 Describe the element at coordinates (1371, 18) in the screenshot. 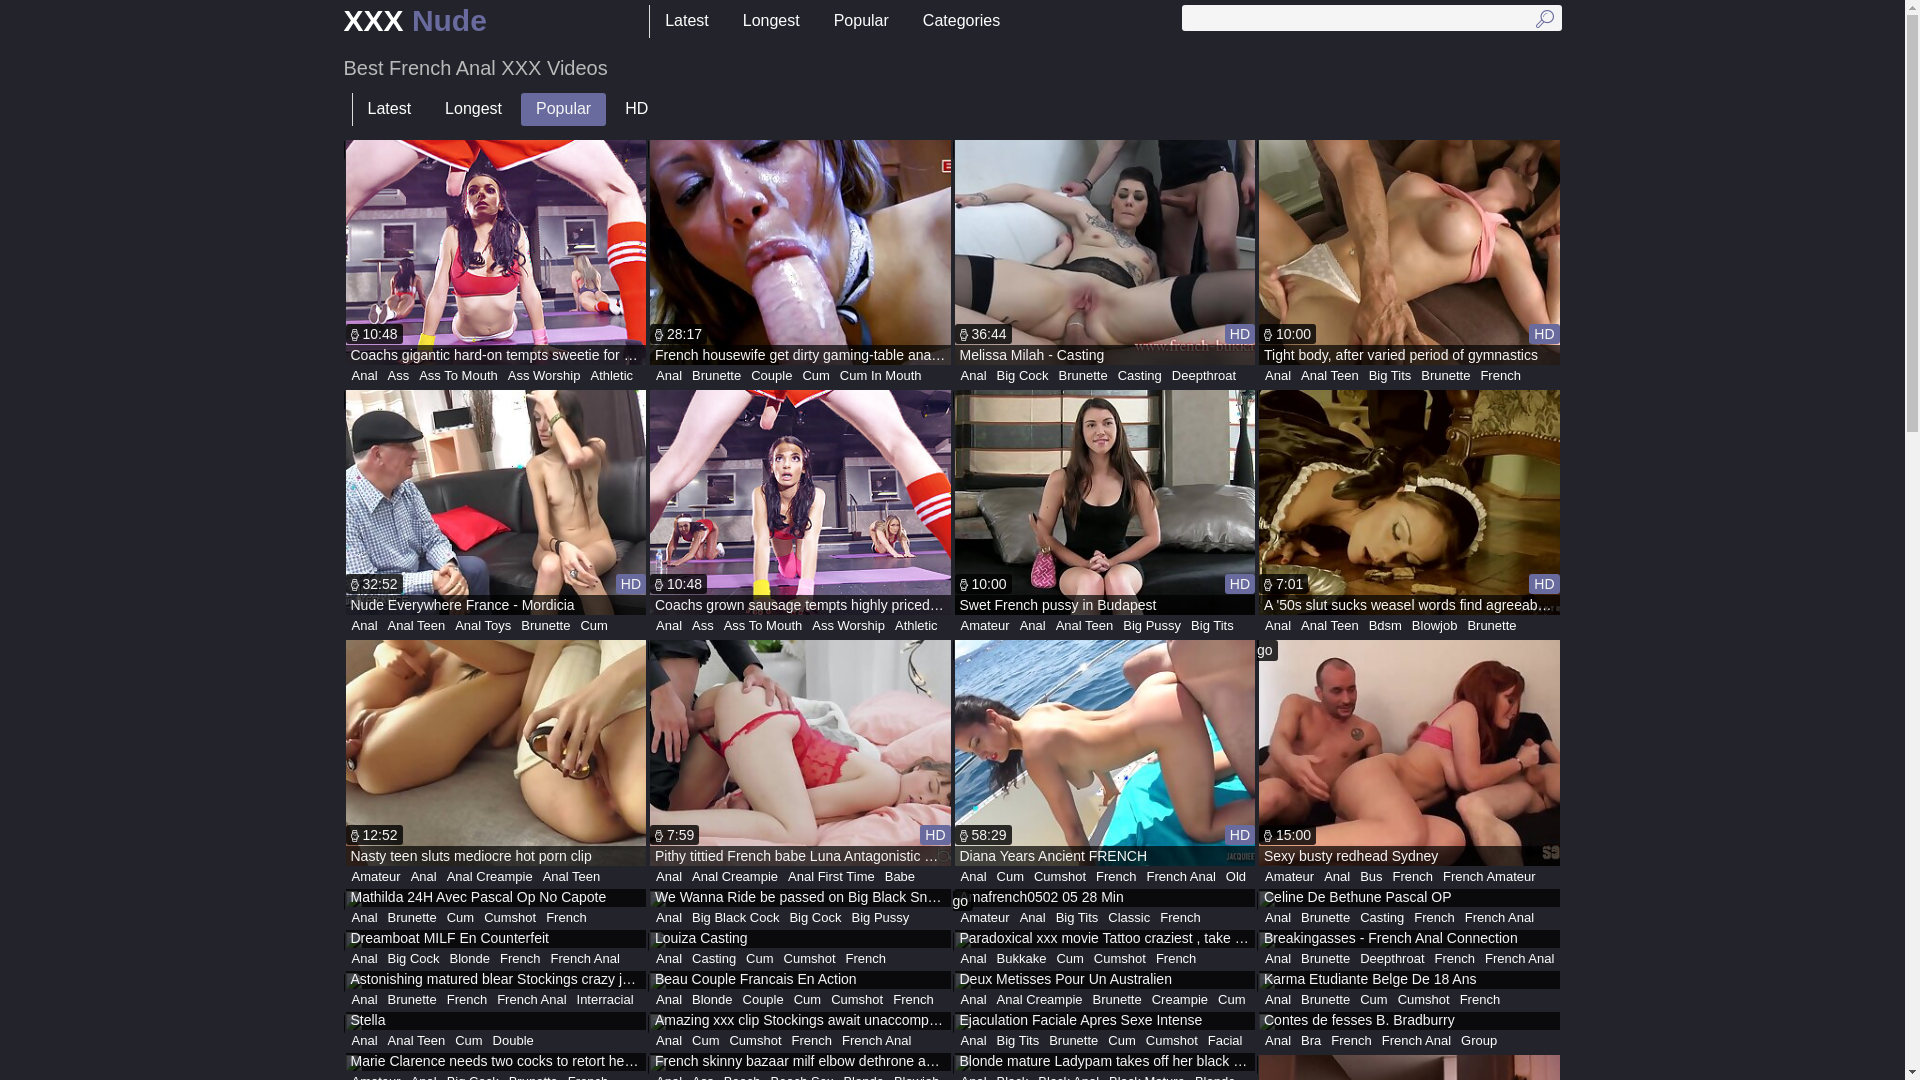

I see `'Search X Videos'` at that location.